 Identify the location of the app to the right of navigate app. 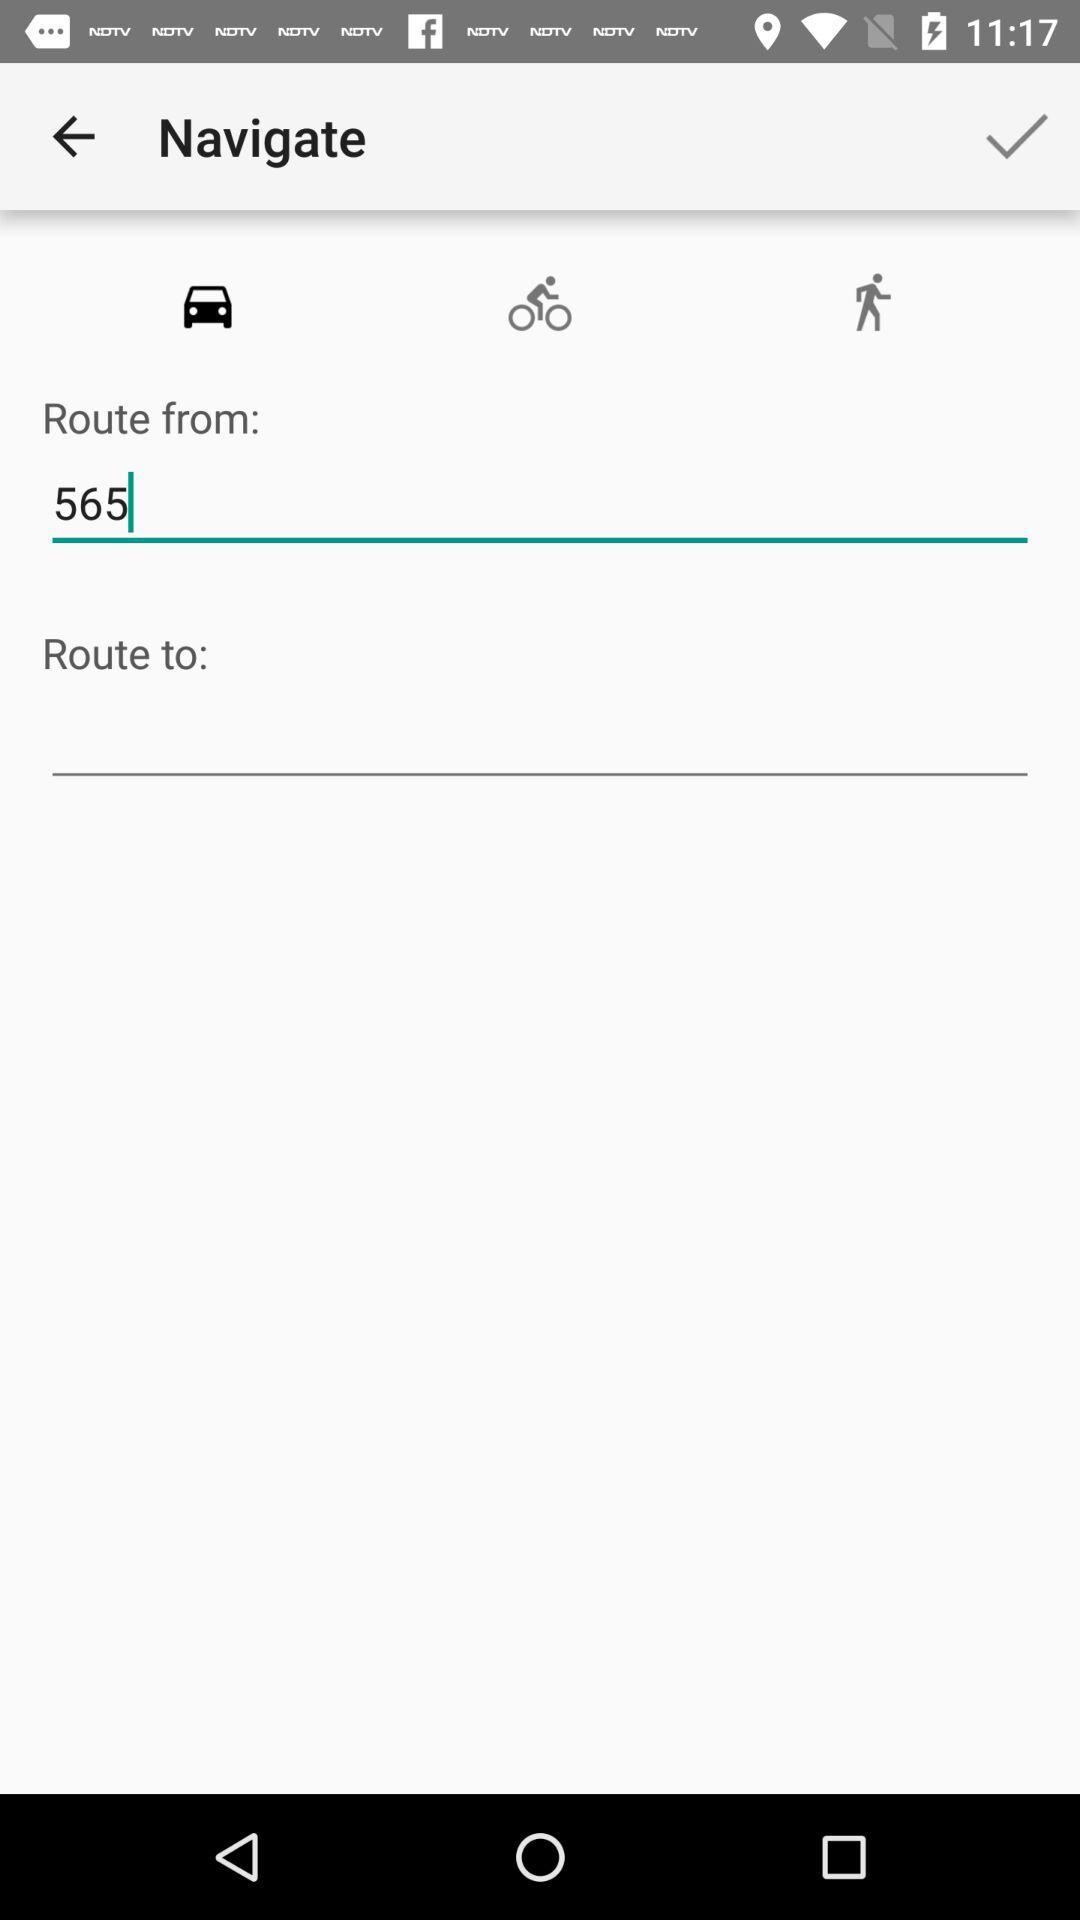
(1017, 135).